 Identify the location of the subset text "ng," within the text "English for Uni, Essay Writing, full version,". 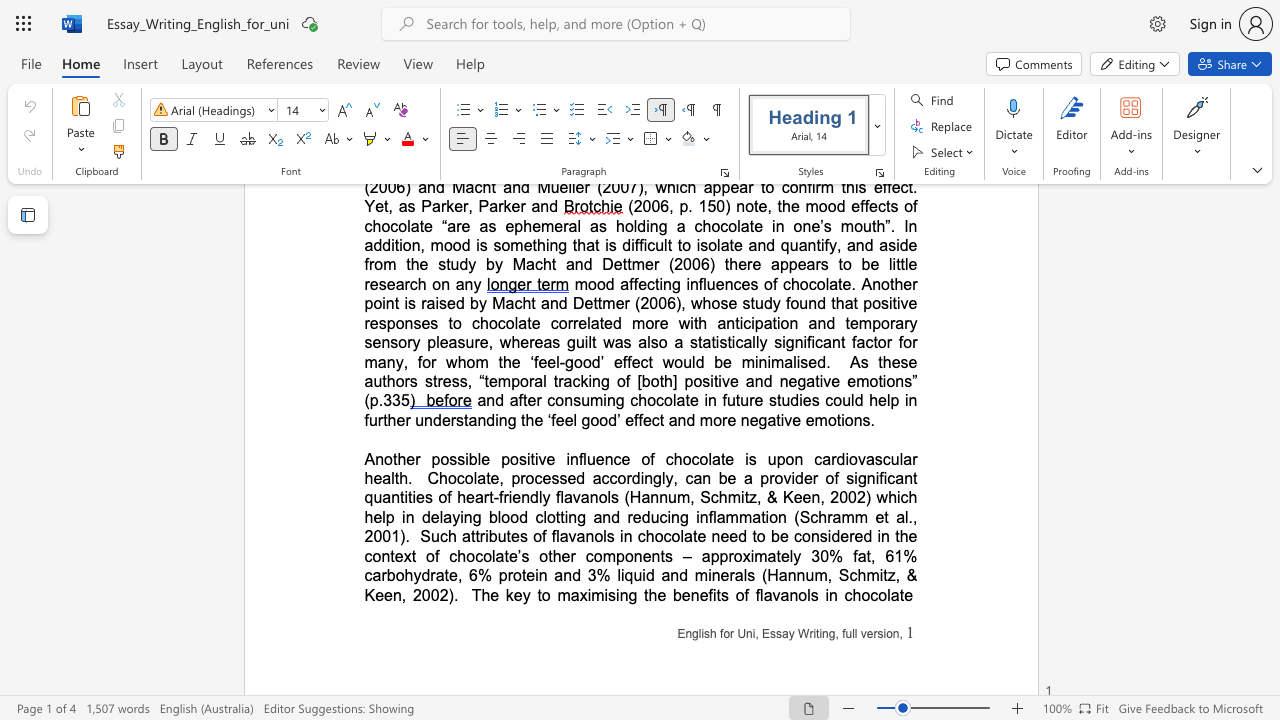
(822, 634).